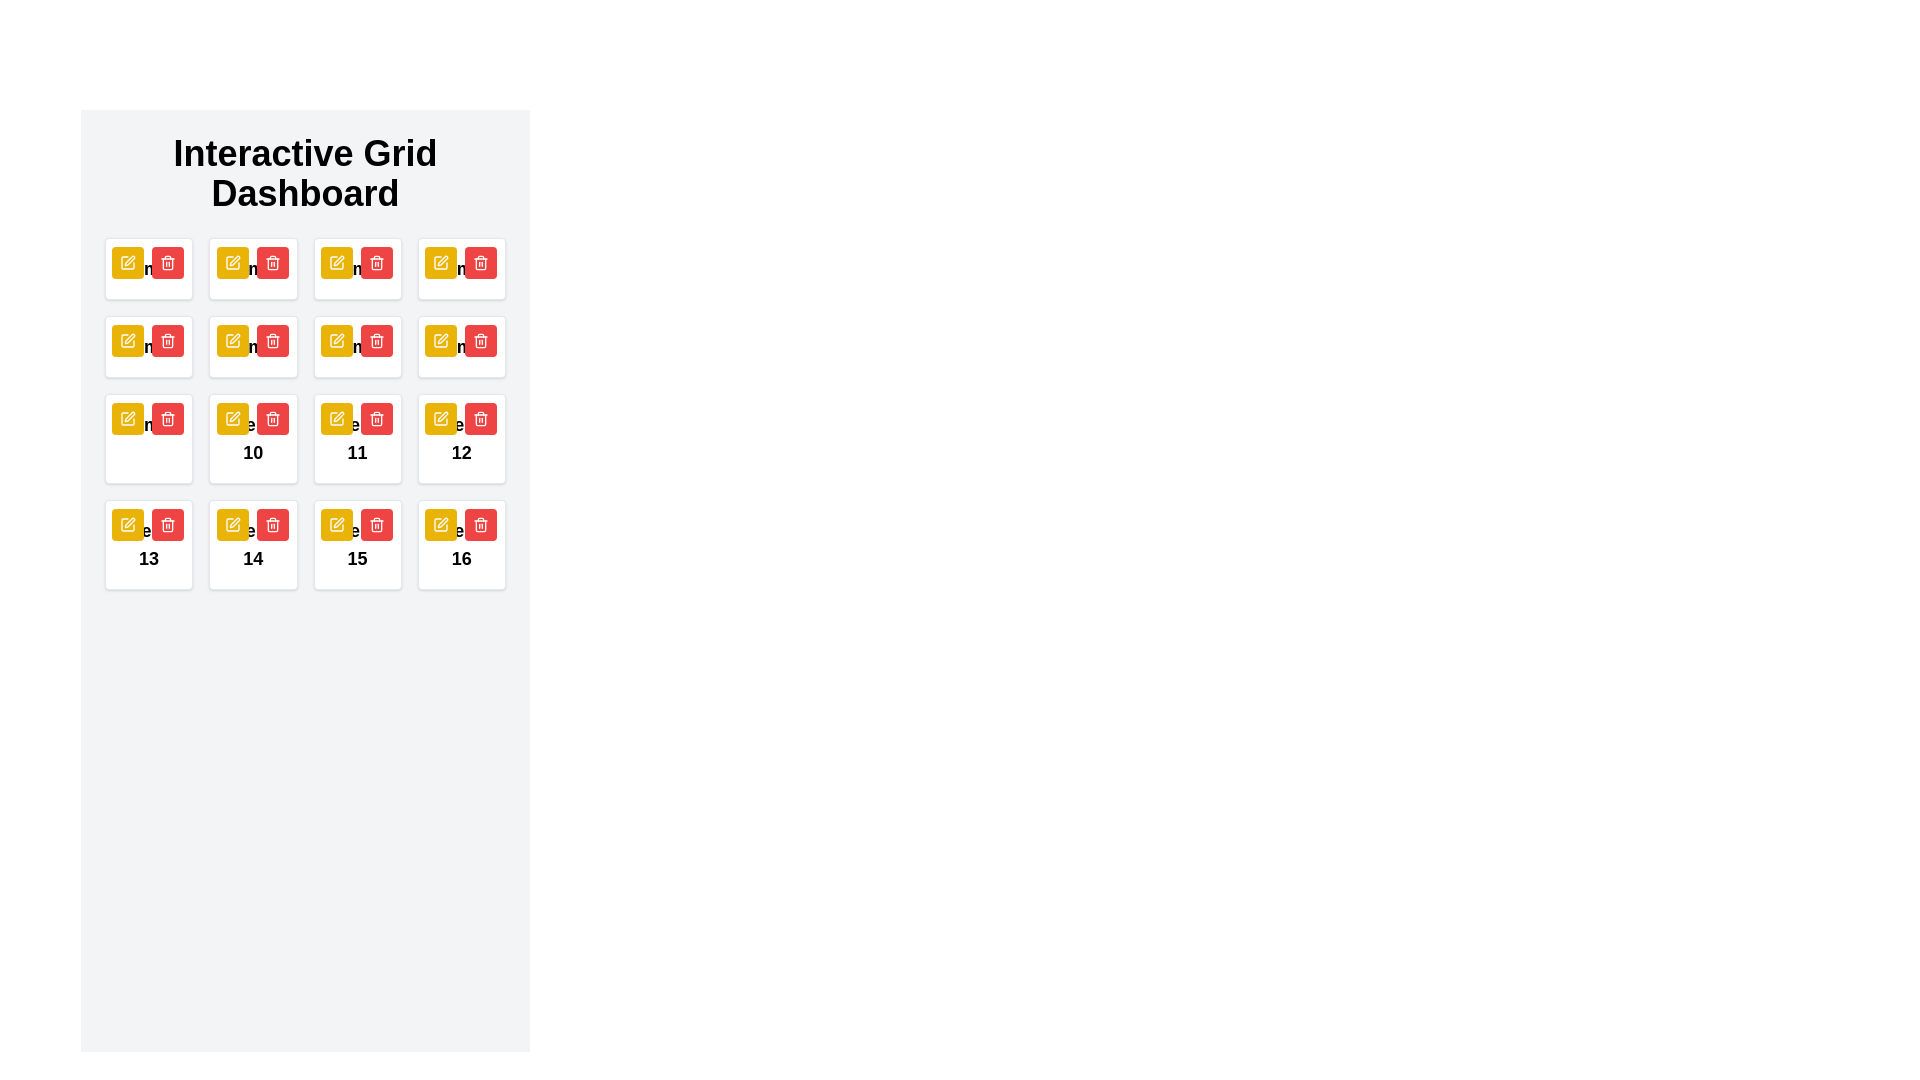 Image resolution: width=1920 pixels, height=1080 pixels. Describe the element at coordinates (460, 346) in the screenshot. I see `the delete button associated with 'Item 8' to initiate the delete action` at that location.